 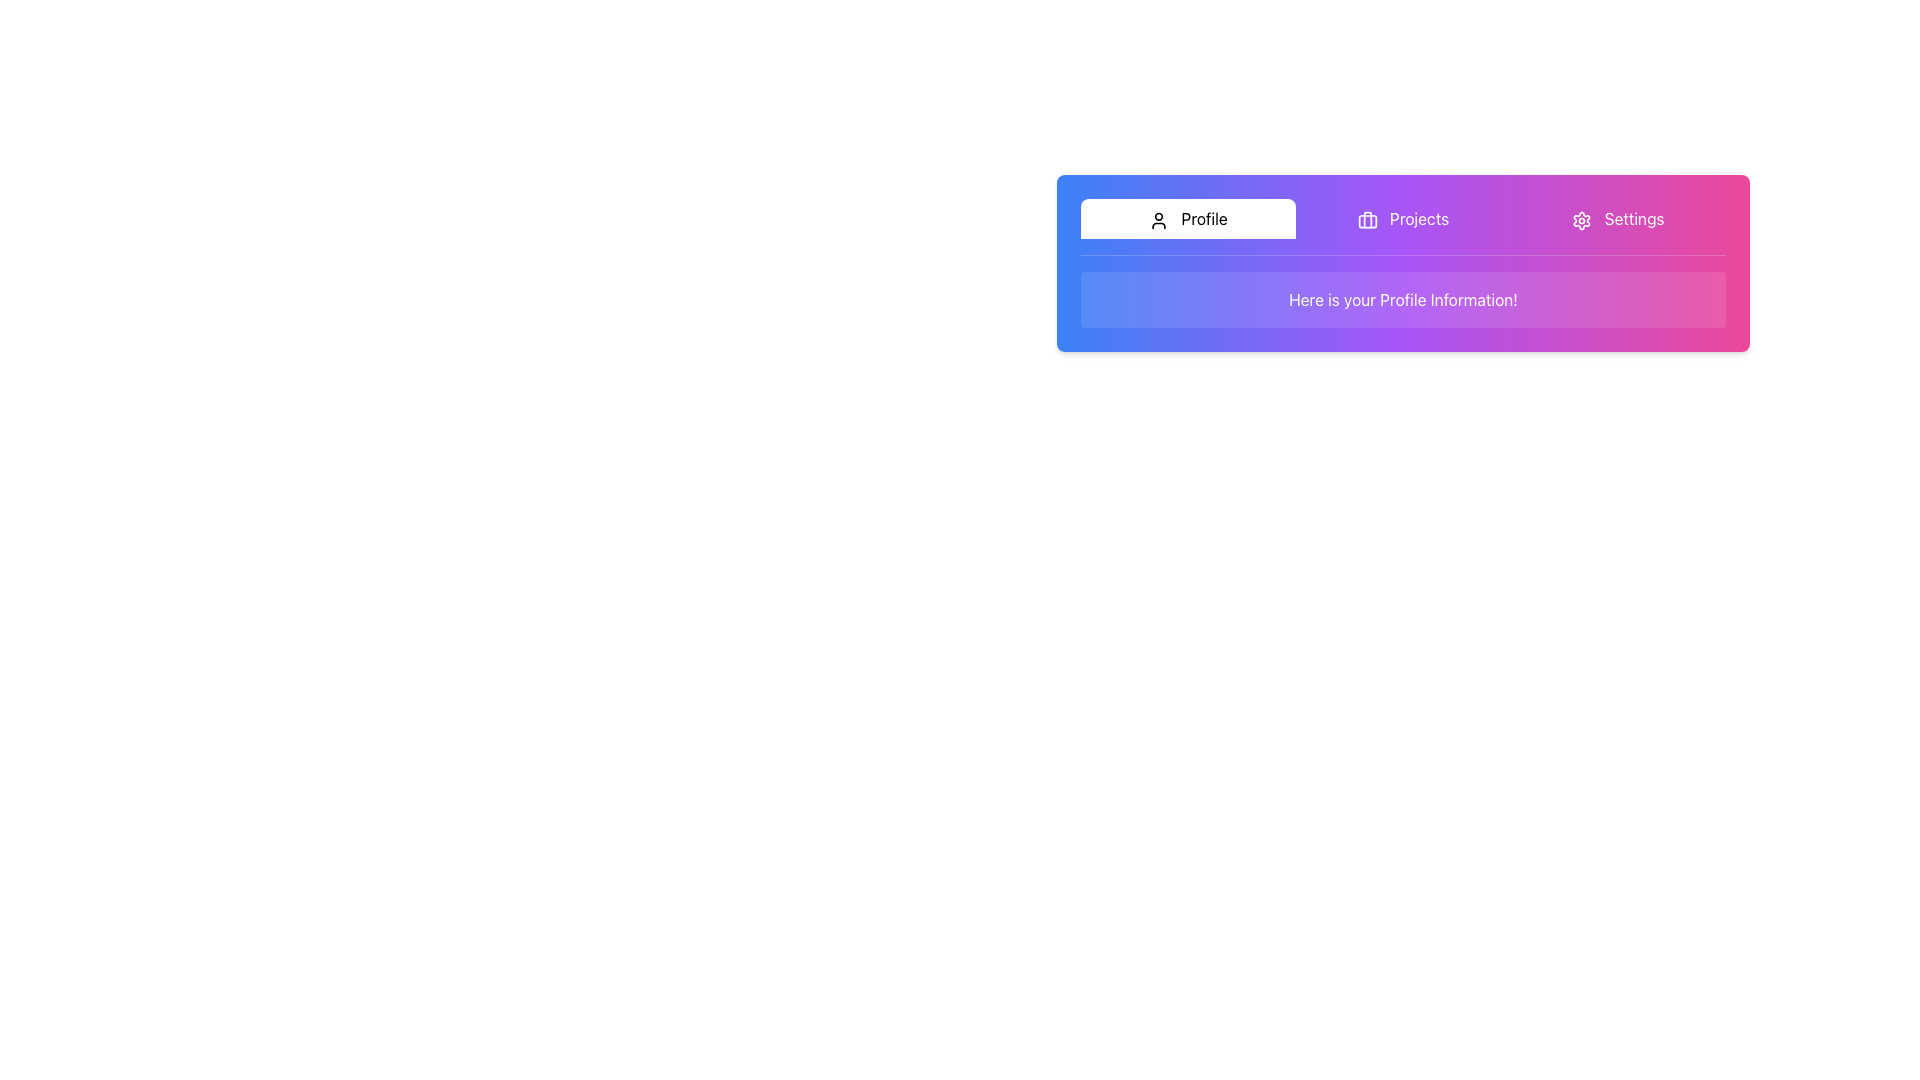 What do you see at coordinates (1159, 220) in the screenshot?
I see `the user profile icon located to the left of the 'Profile' text in the header of the interface, which serves as a clickable area for user-related functionalities` at bounding box center [1159, 220].